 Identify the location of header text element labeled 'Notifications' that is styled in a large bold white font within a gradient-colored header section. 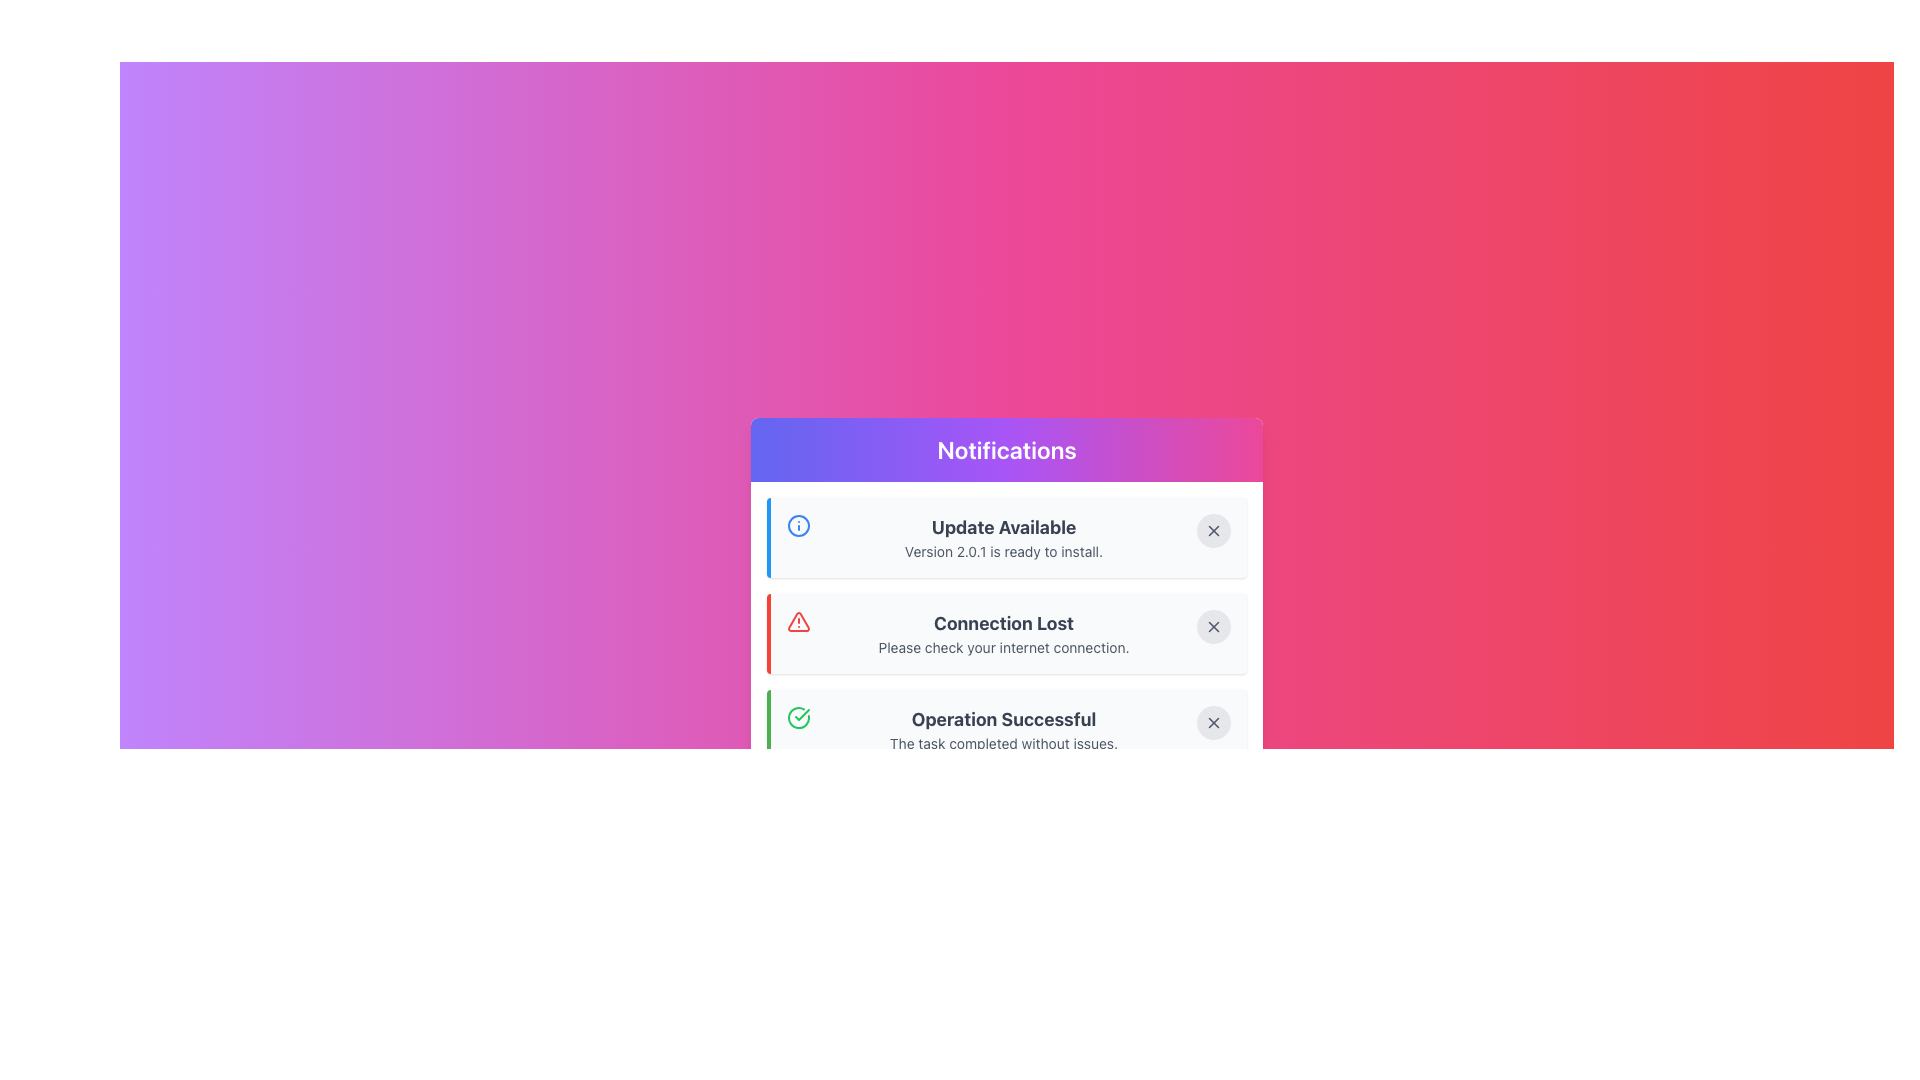
(1007, 450).